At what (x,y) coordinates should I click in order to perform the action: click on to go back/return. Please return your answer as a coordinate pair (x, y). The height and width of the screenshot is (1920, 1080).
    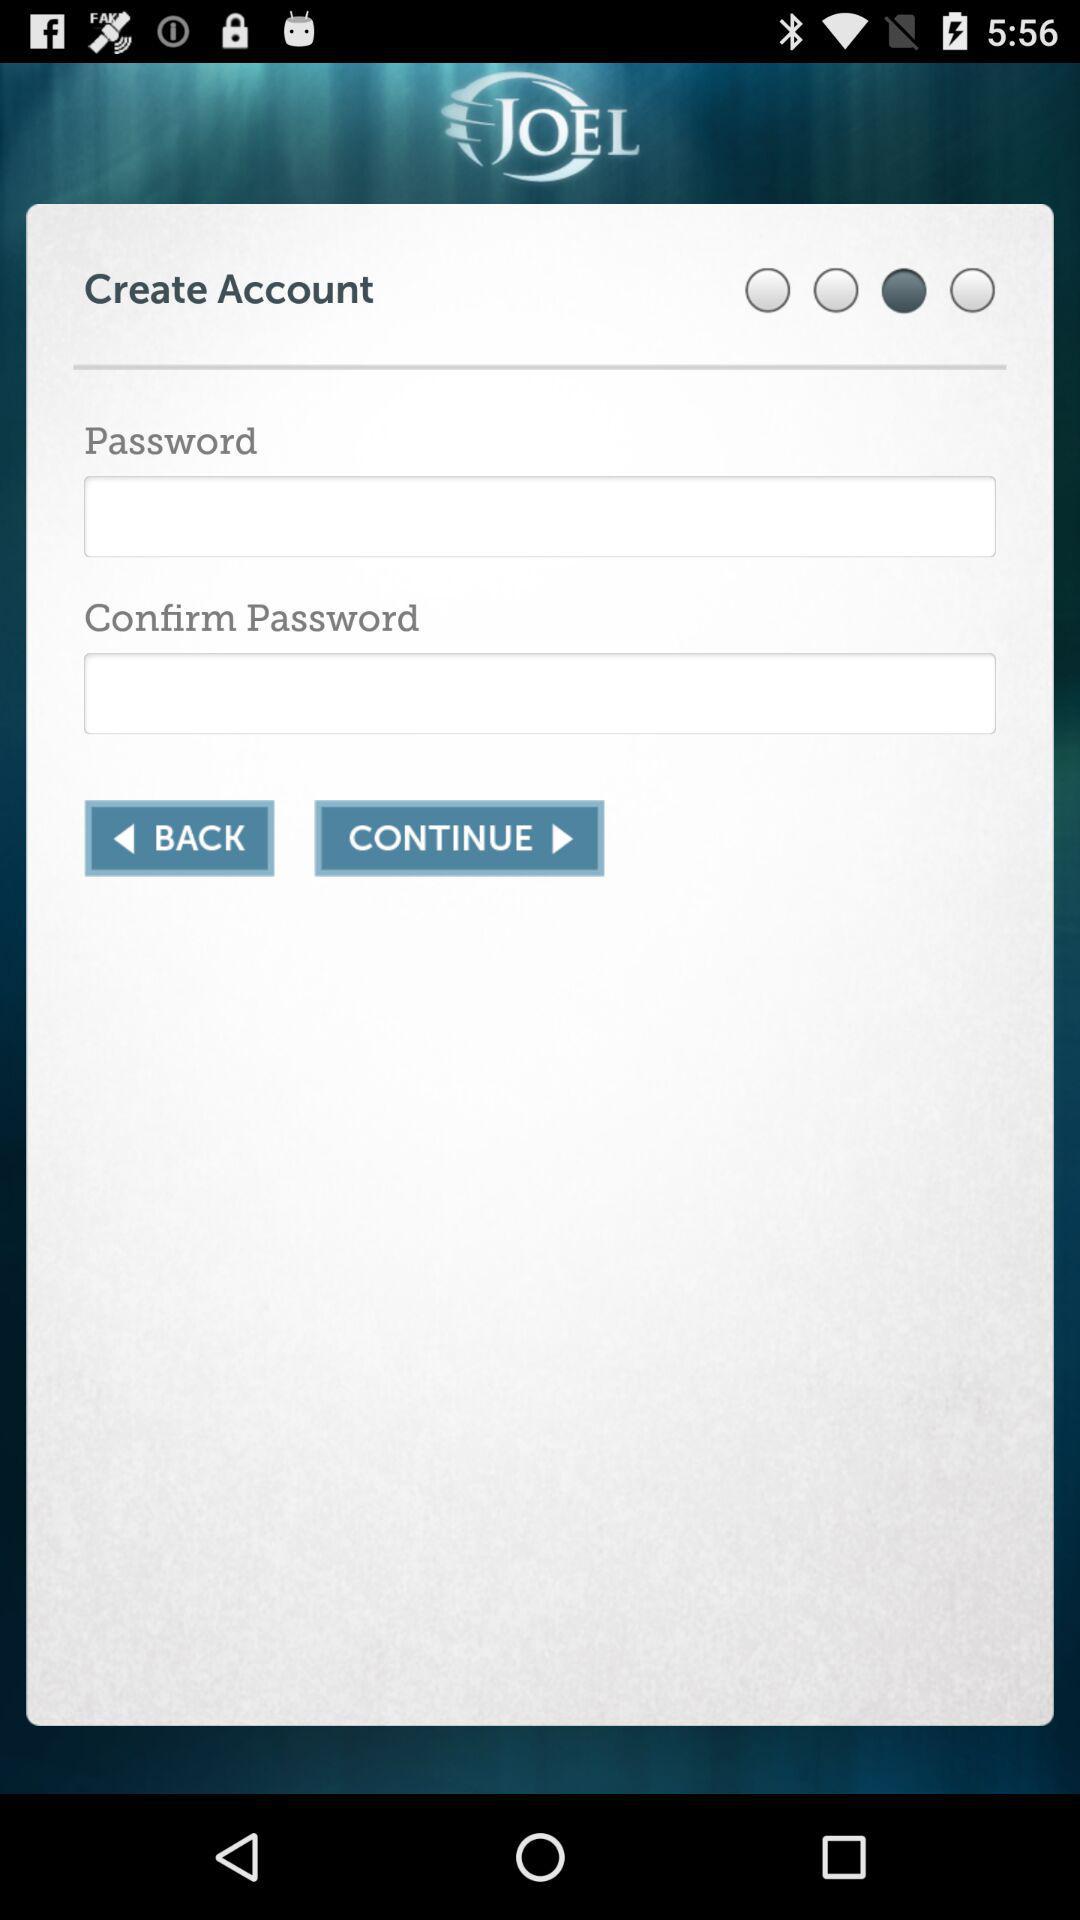
    Looking at the image, I should click on (178, 838).